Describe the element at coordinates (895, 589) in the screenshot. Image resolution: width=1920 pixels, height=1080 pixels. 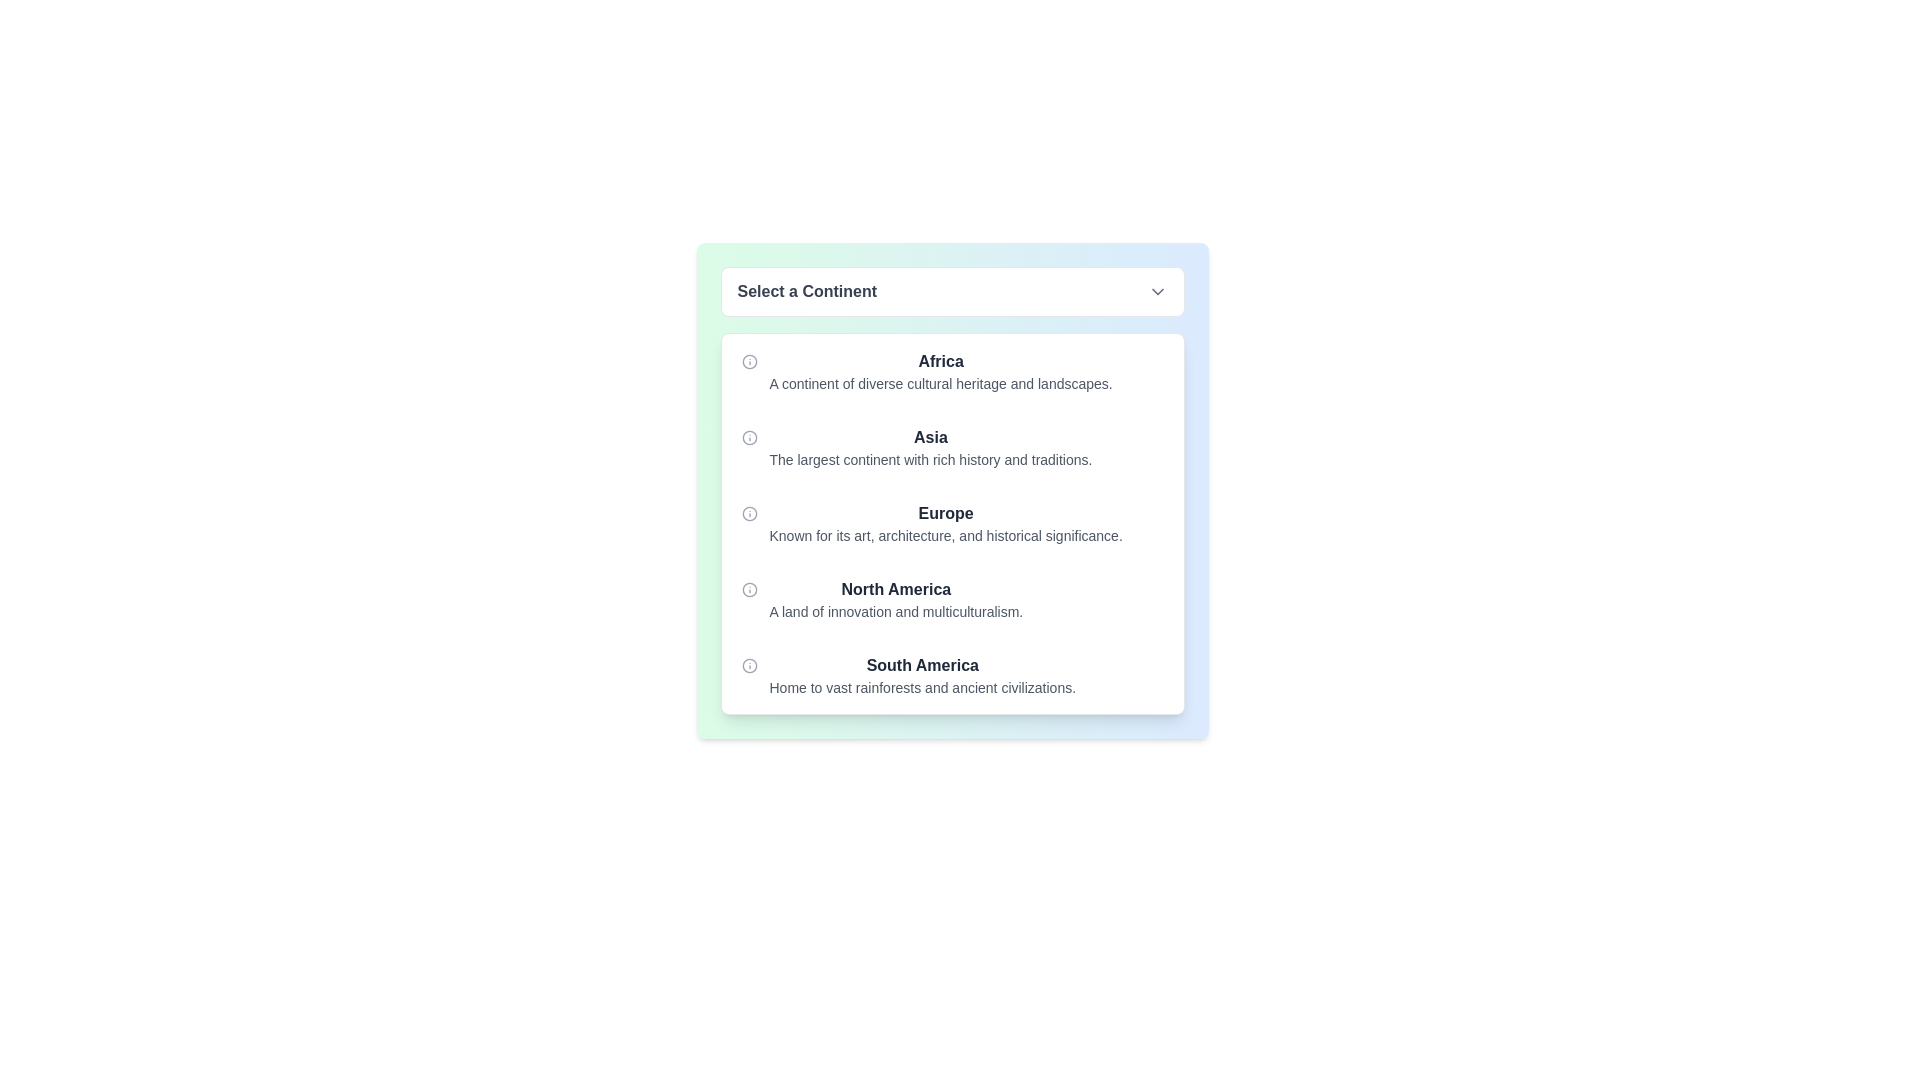
I see `the Text Label reading 'North America', which is the fourth item in the selection menu of continents, positioned between 'Europe' and its description 'A land of innovation and multiculturalism'` at that location.